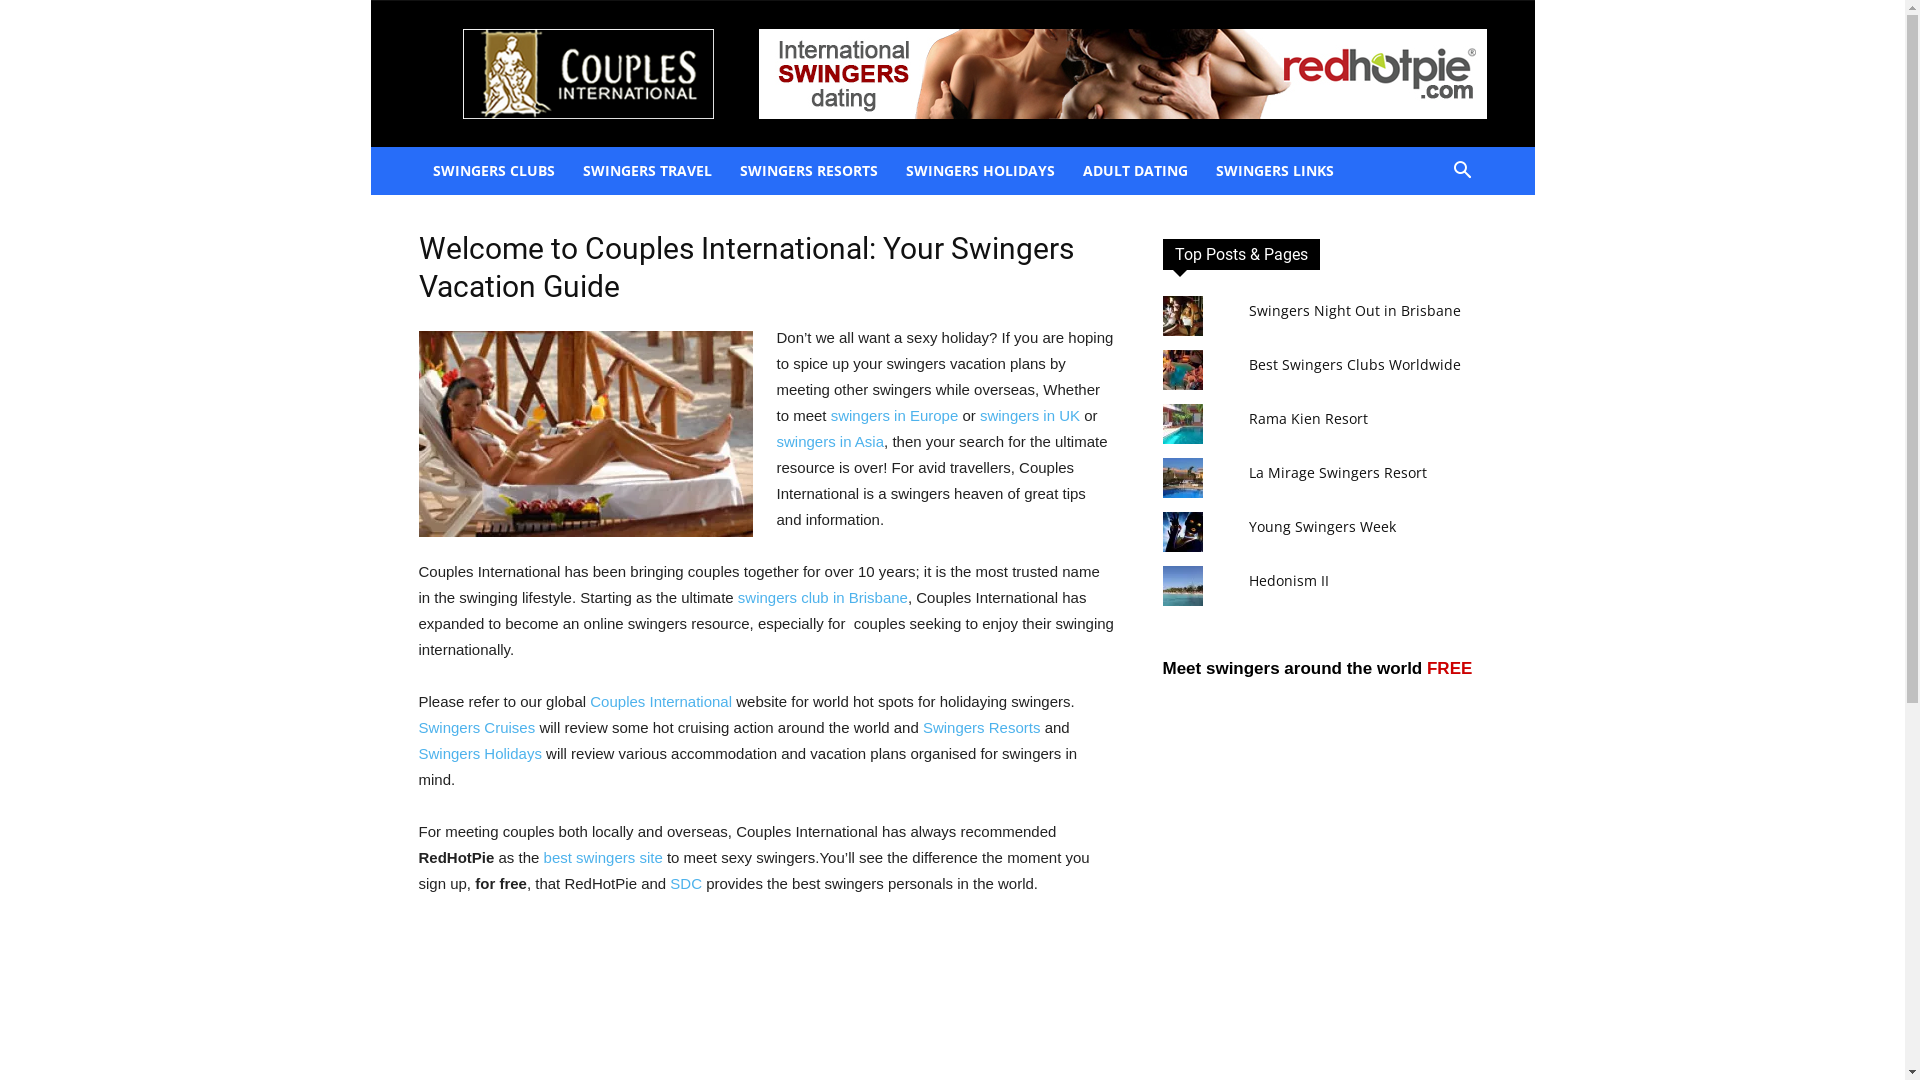  What do you see at coordinates (566, 169) in the screenshot?
I see `'SWINGERS TRAVEL'` at bounding box center [566, 169].